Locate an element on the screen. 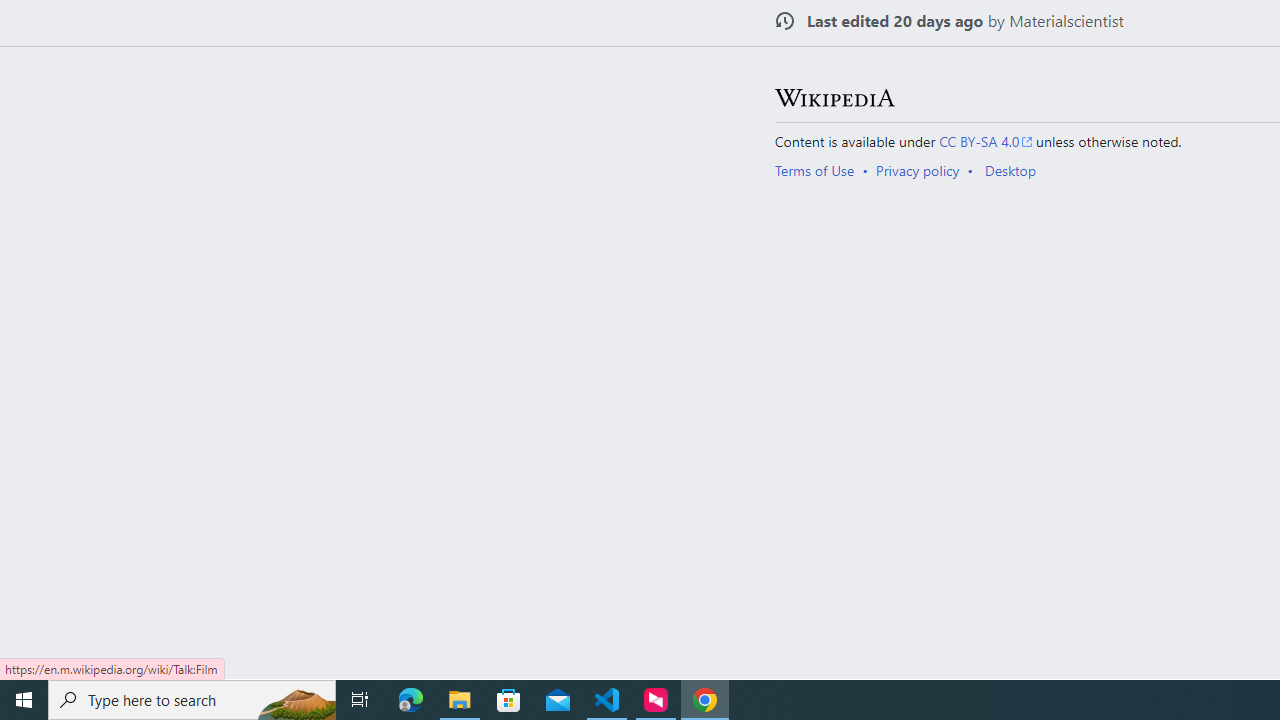  'AutomationID: footer-places-privacy' is located at coordinates (923, 169).